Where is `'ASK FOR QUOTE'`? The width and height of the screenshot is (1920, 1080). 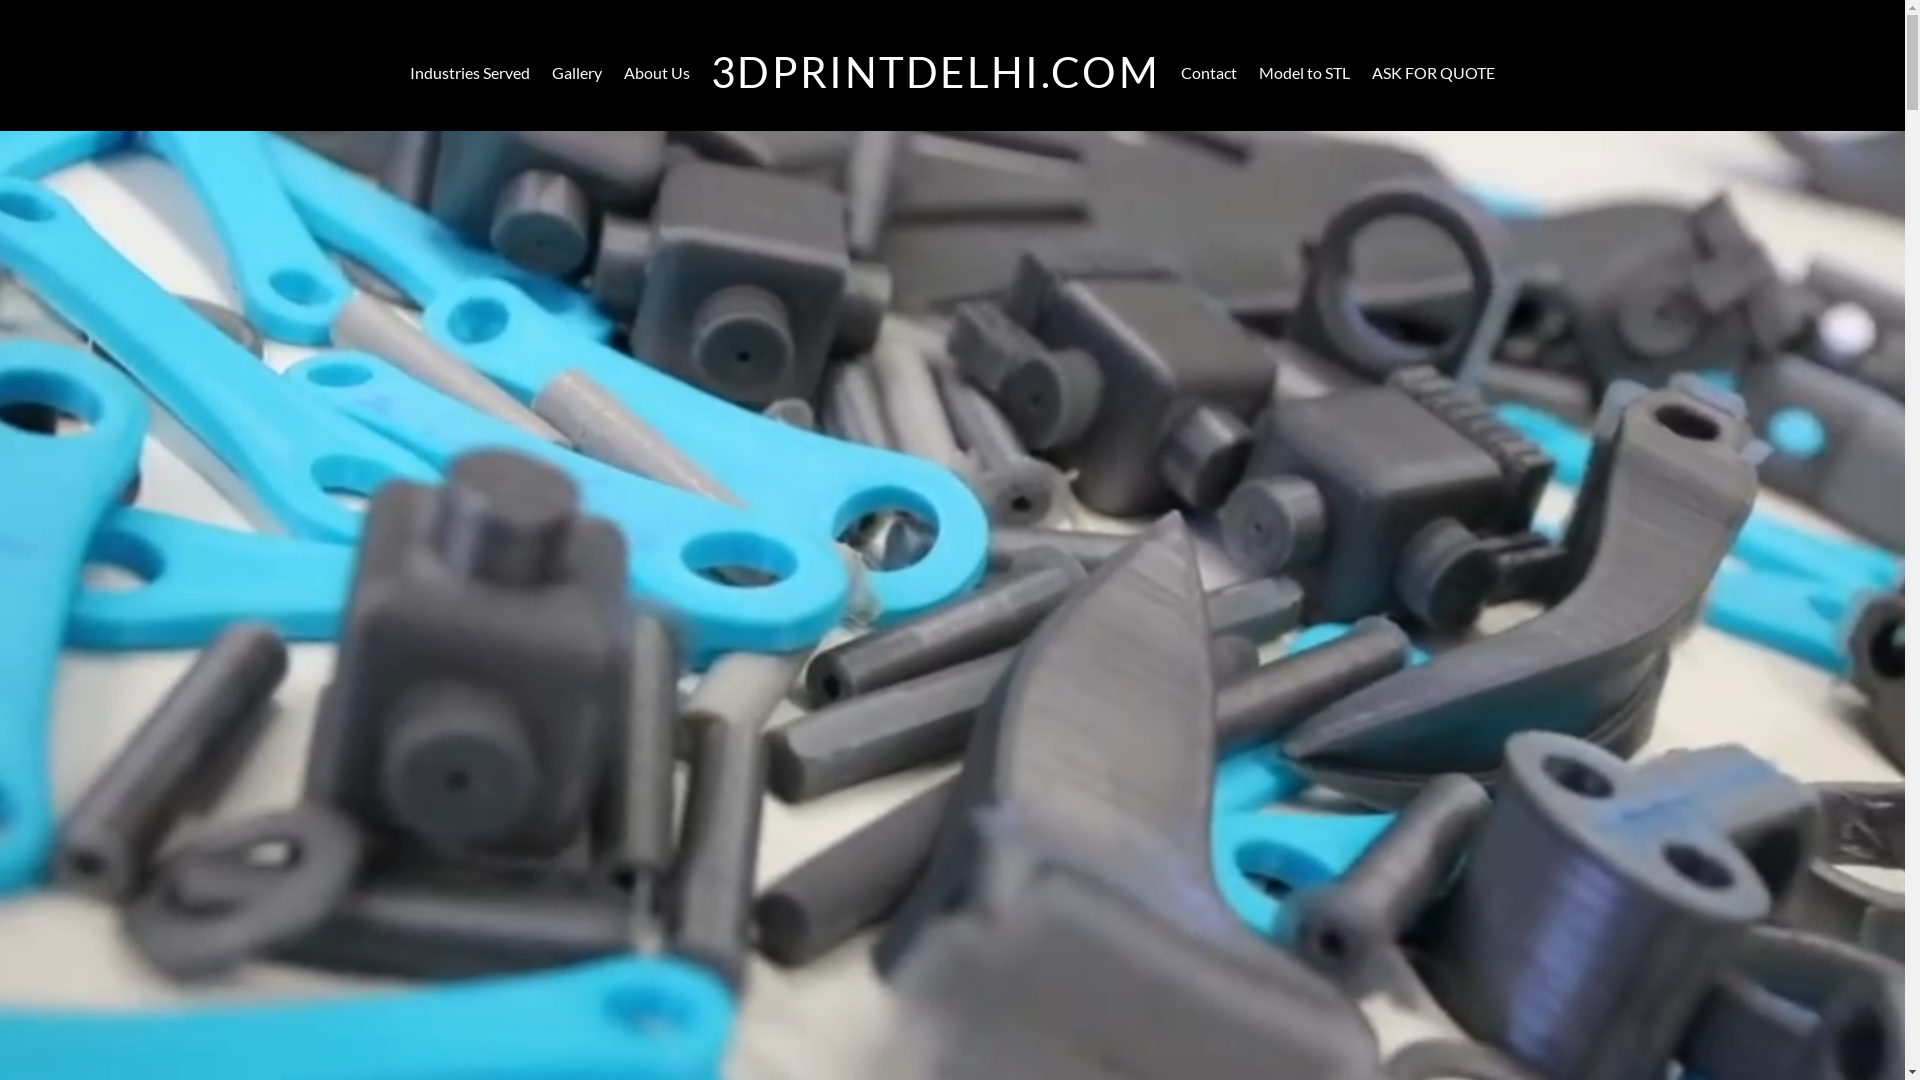 'ASK FOR QUOTE' is located at coordinates (1361, 72).